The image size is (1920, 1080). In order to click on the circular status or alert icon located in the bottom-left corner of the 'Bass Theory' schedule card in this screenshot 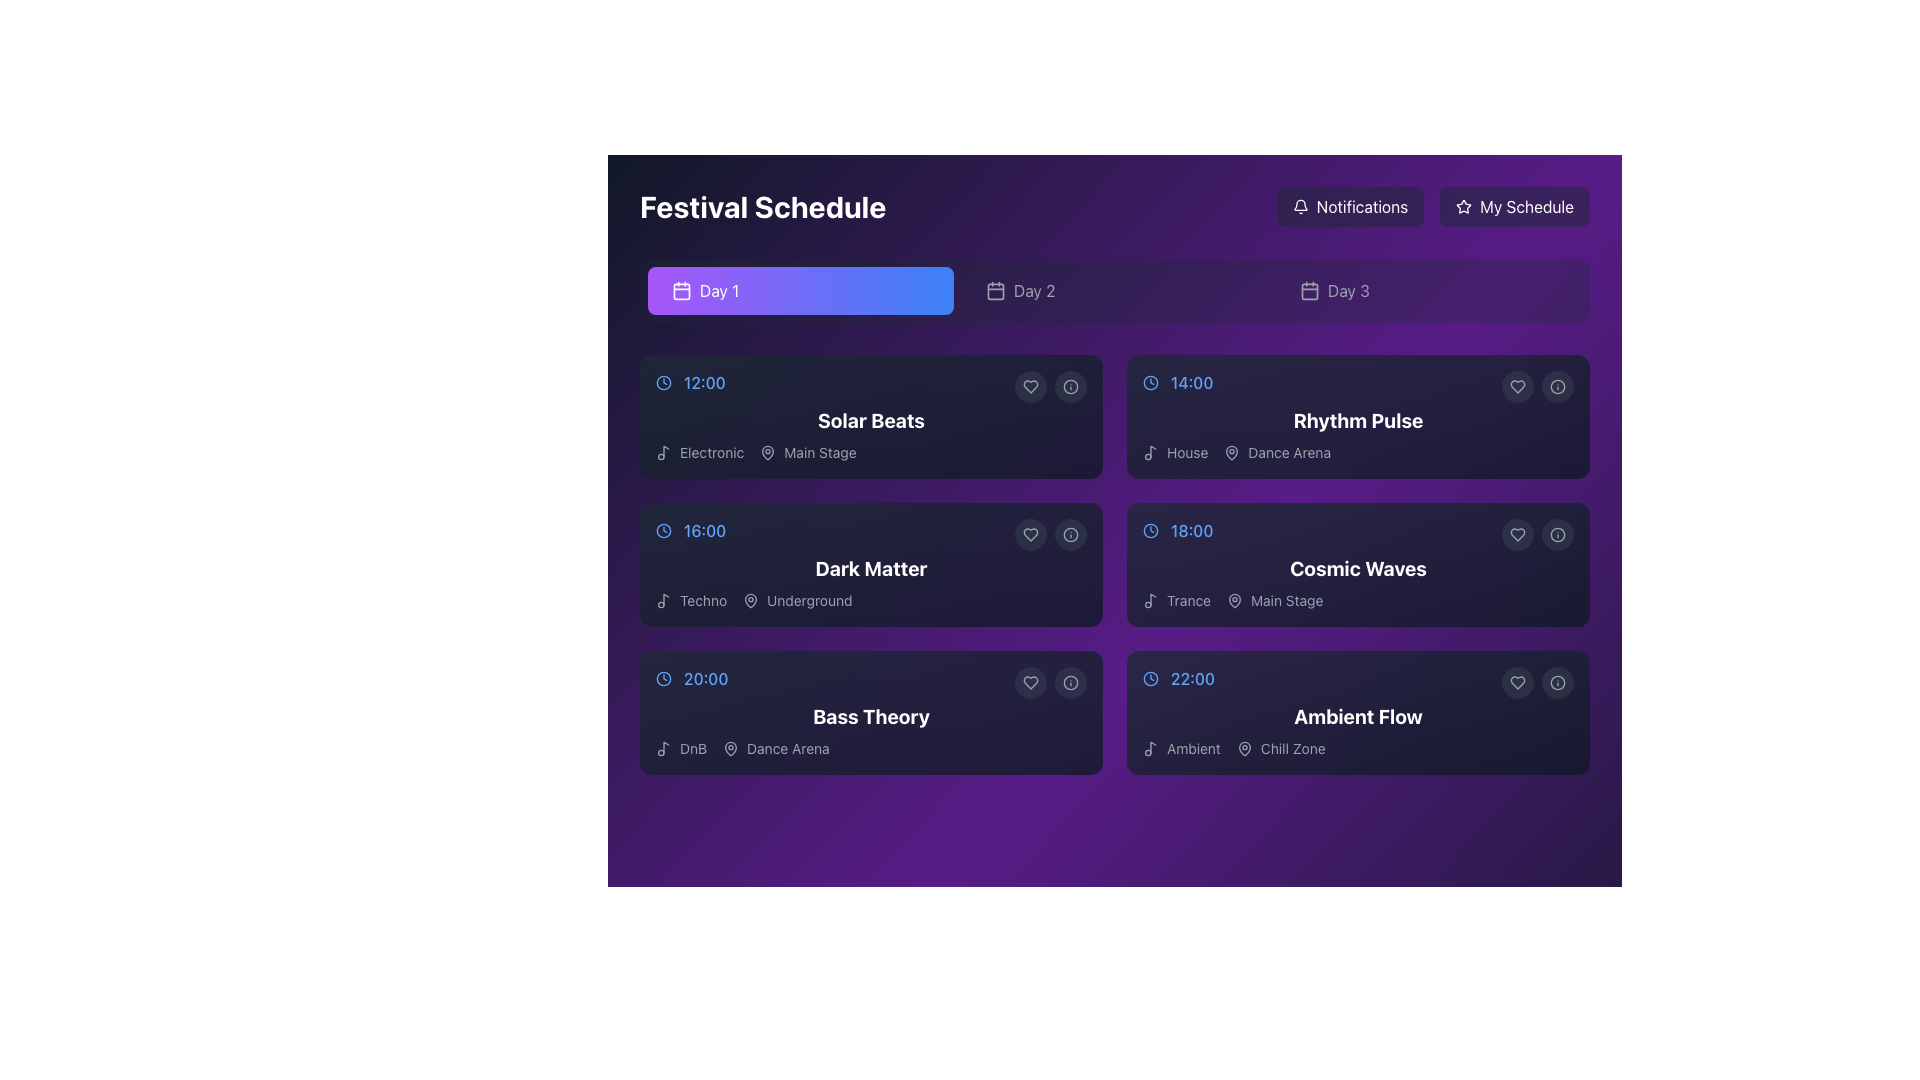, I will do `click(1069, 681)`.